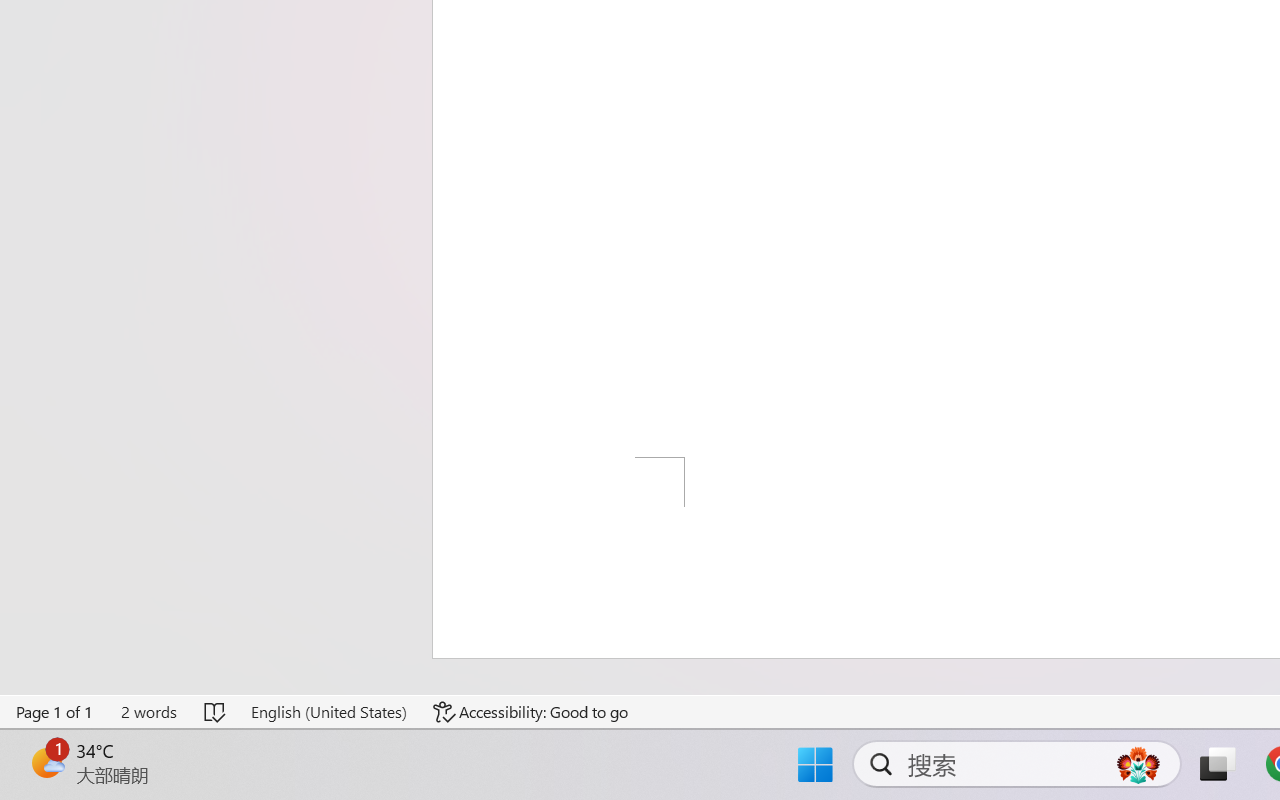  Describe the element at coordinates (328, 711) in the screenshot. I see `'Language English (United States)'` at that location.